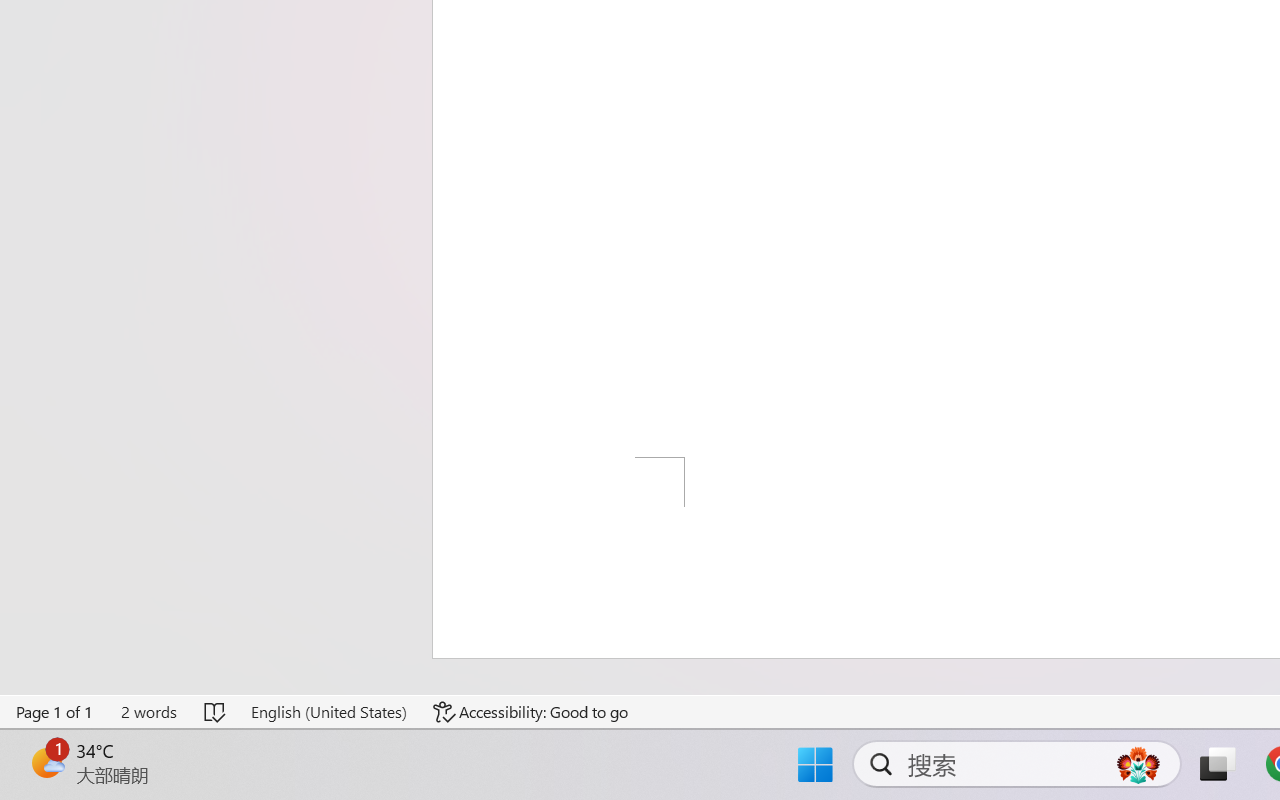  Describe the element at coordinates (328, 711) in the screenshot. I see `'Language English (United States)'` at that location.